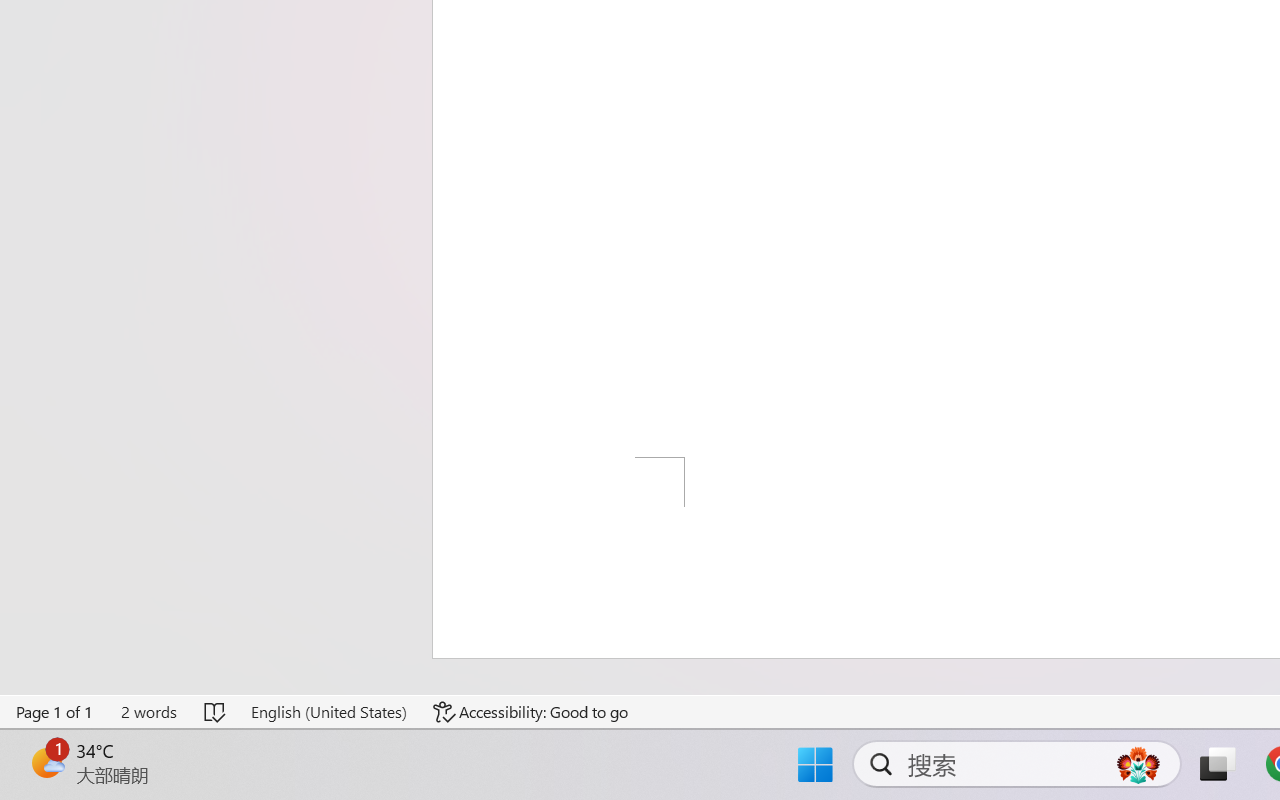  Describe the element at coordinates (328, 711) in the screenshot. I see `'Language English (United States)'` at that location.